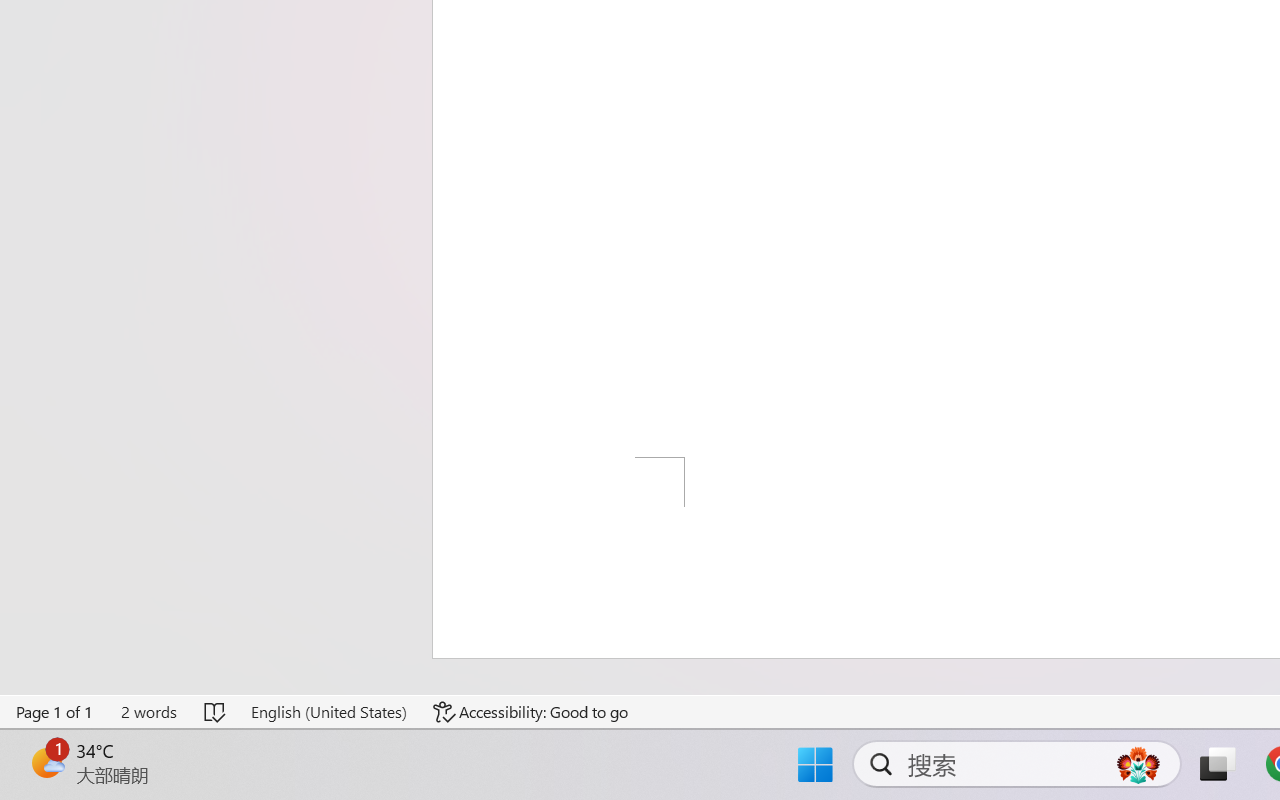  Describe the element at coordinates (328, 711) in the screenshot. I see `'Language English (United States)'` at that location.